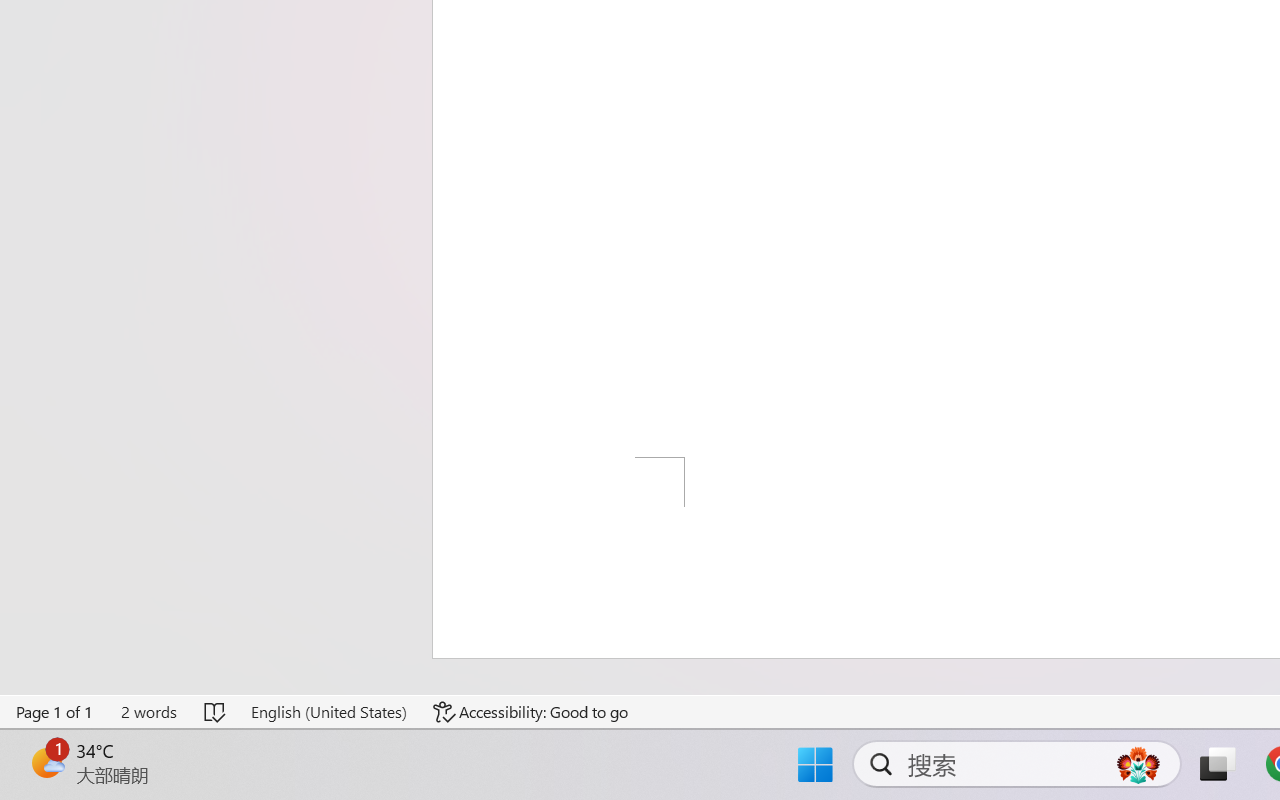  Describe the element at coordinates (328, 711) in the screenshot. I see `'Language English (United States)'` at that location.